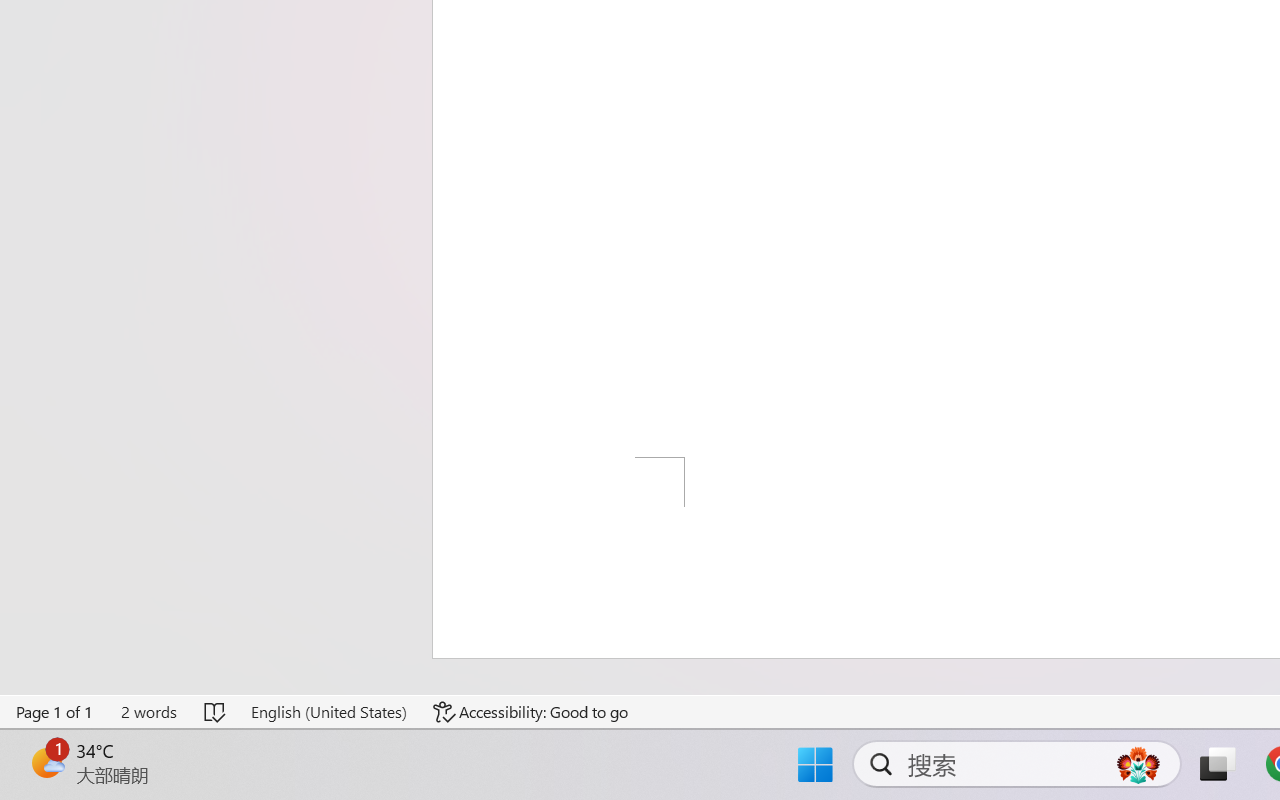  Describe the element at coordinates (328, 711) in the screenshot. I see `'Language English (United States)'` at that location.